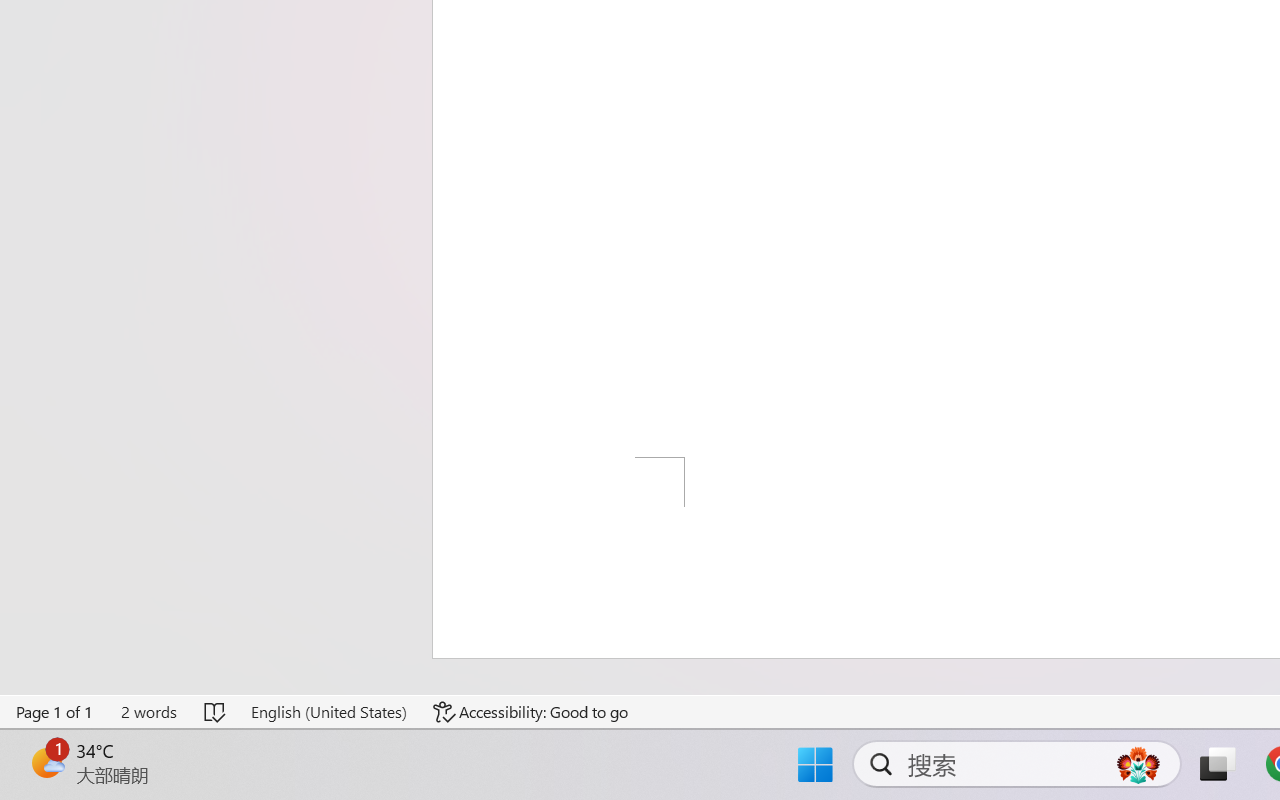  Describe the element at coordinates (328, 711) in the screenshot. I see `'Language English (United States)'` at that location.